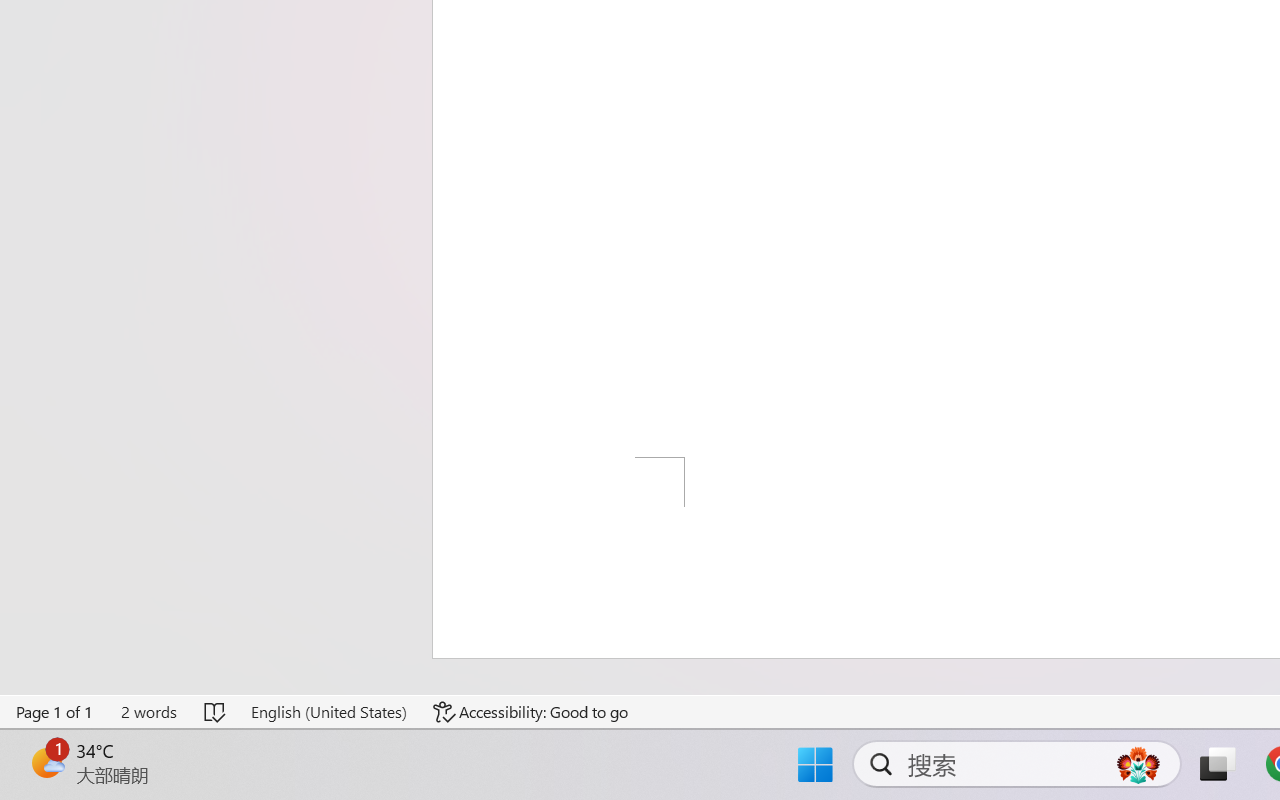  Describe the element at coordinates (328, 711) in the screenshot. I see `'Language English (United States)'` at that location.